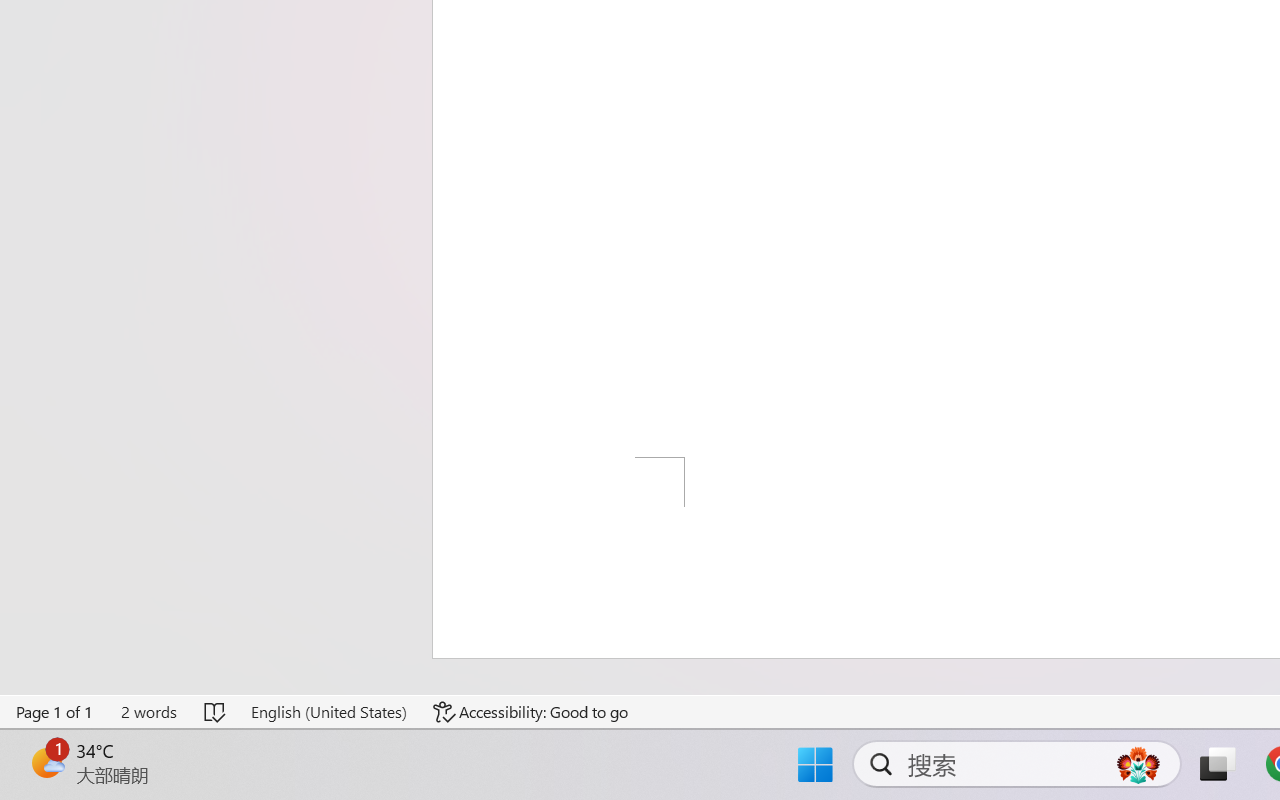  Describe the element at coordinates (328, 711) in the screenshot. I see `'Language English (United States)'` at that location.